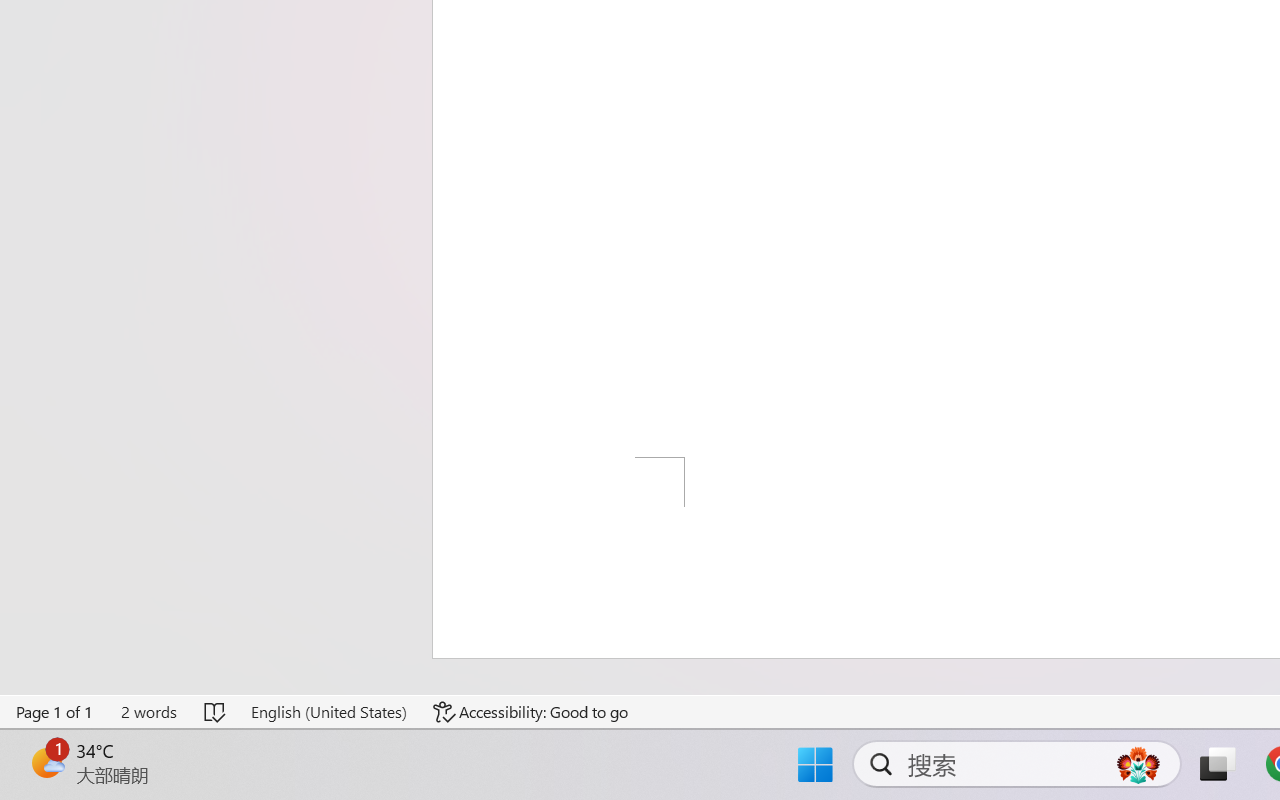  Describe the element at coordinates (328, 711) in the screenshot. I see `'Language English (United States)'` at that location.